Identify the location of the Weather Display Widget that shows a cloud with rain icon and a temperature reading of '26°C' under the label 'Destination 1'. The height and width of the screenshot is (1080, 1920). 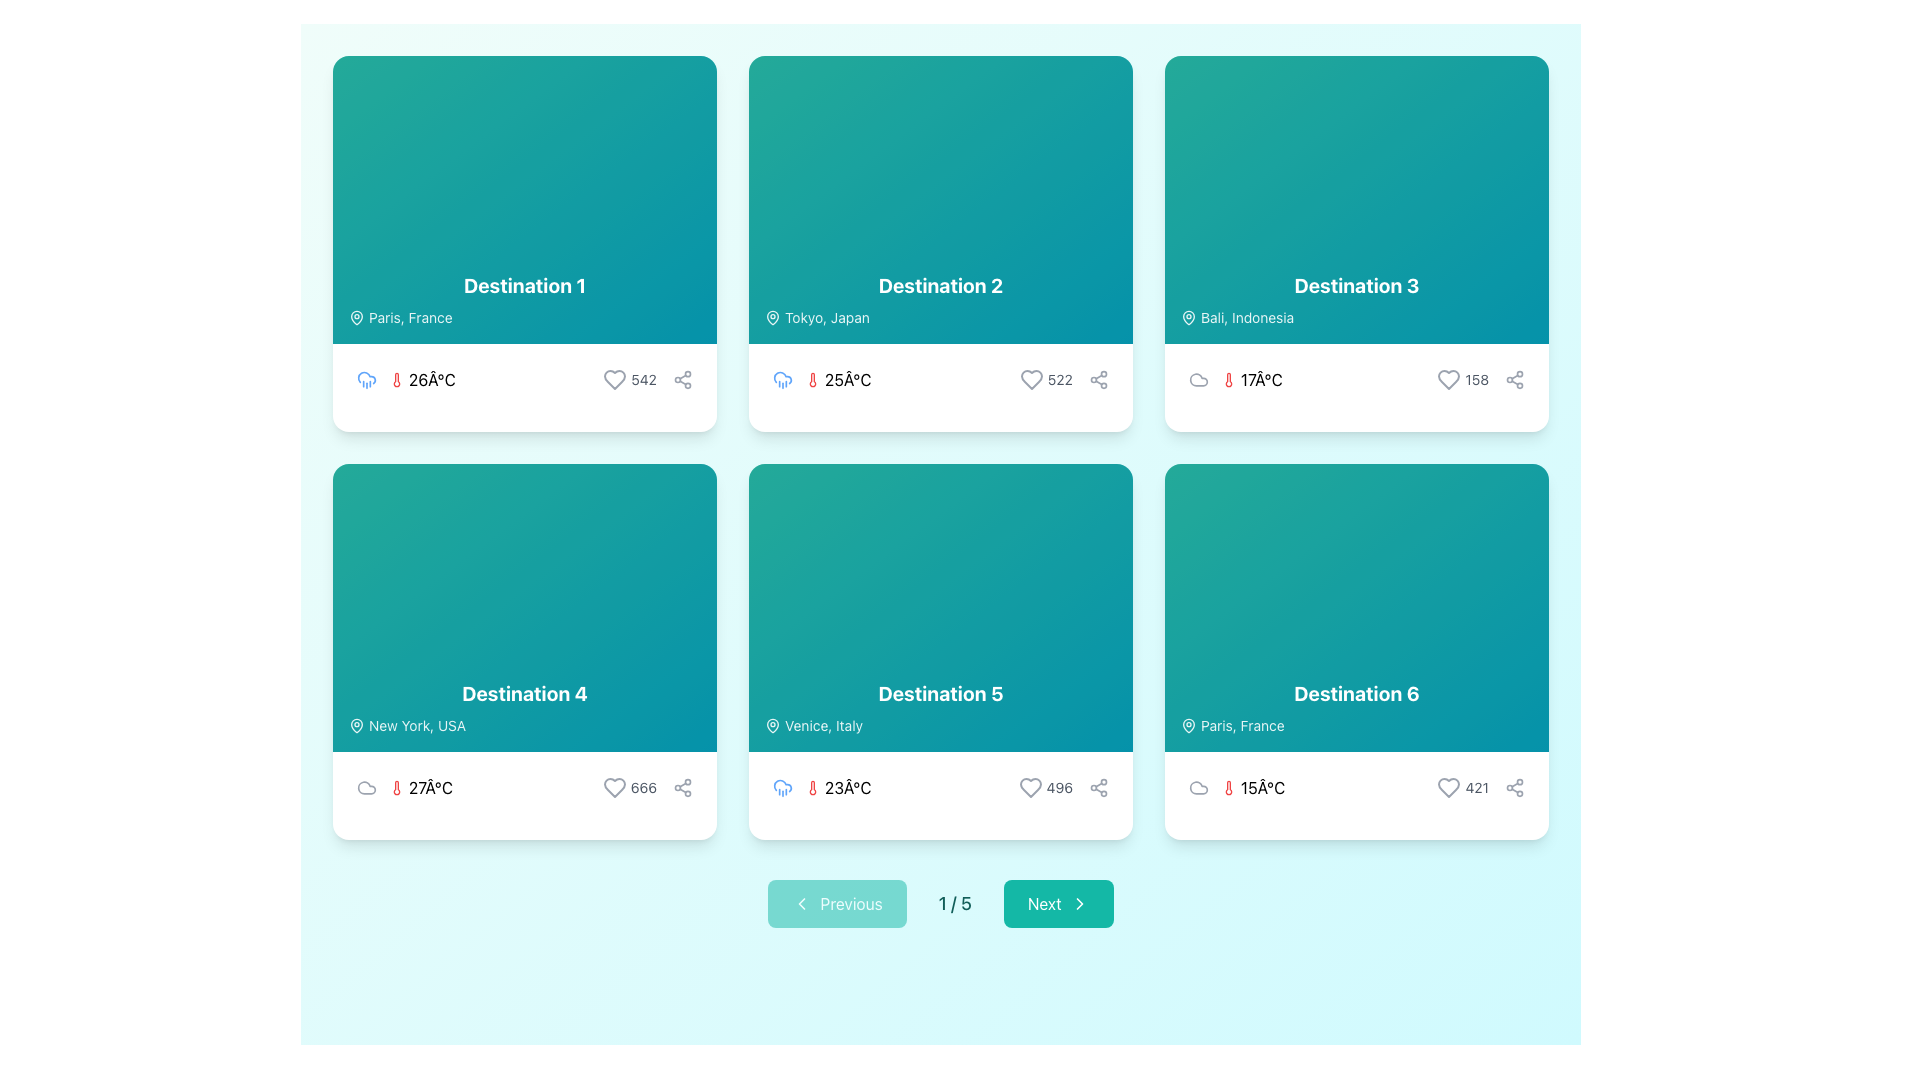
(405, 380).